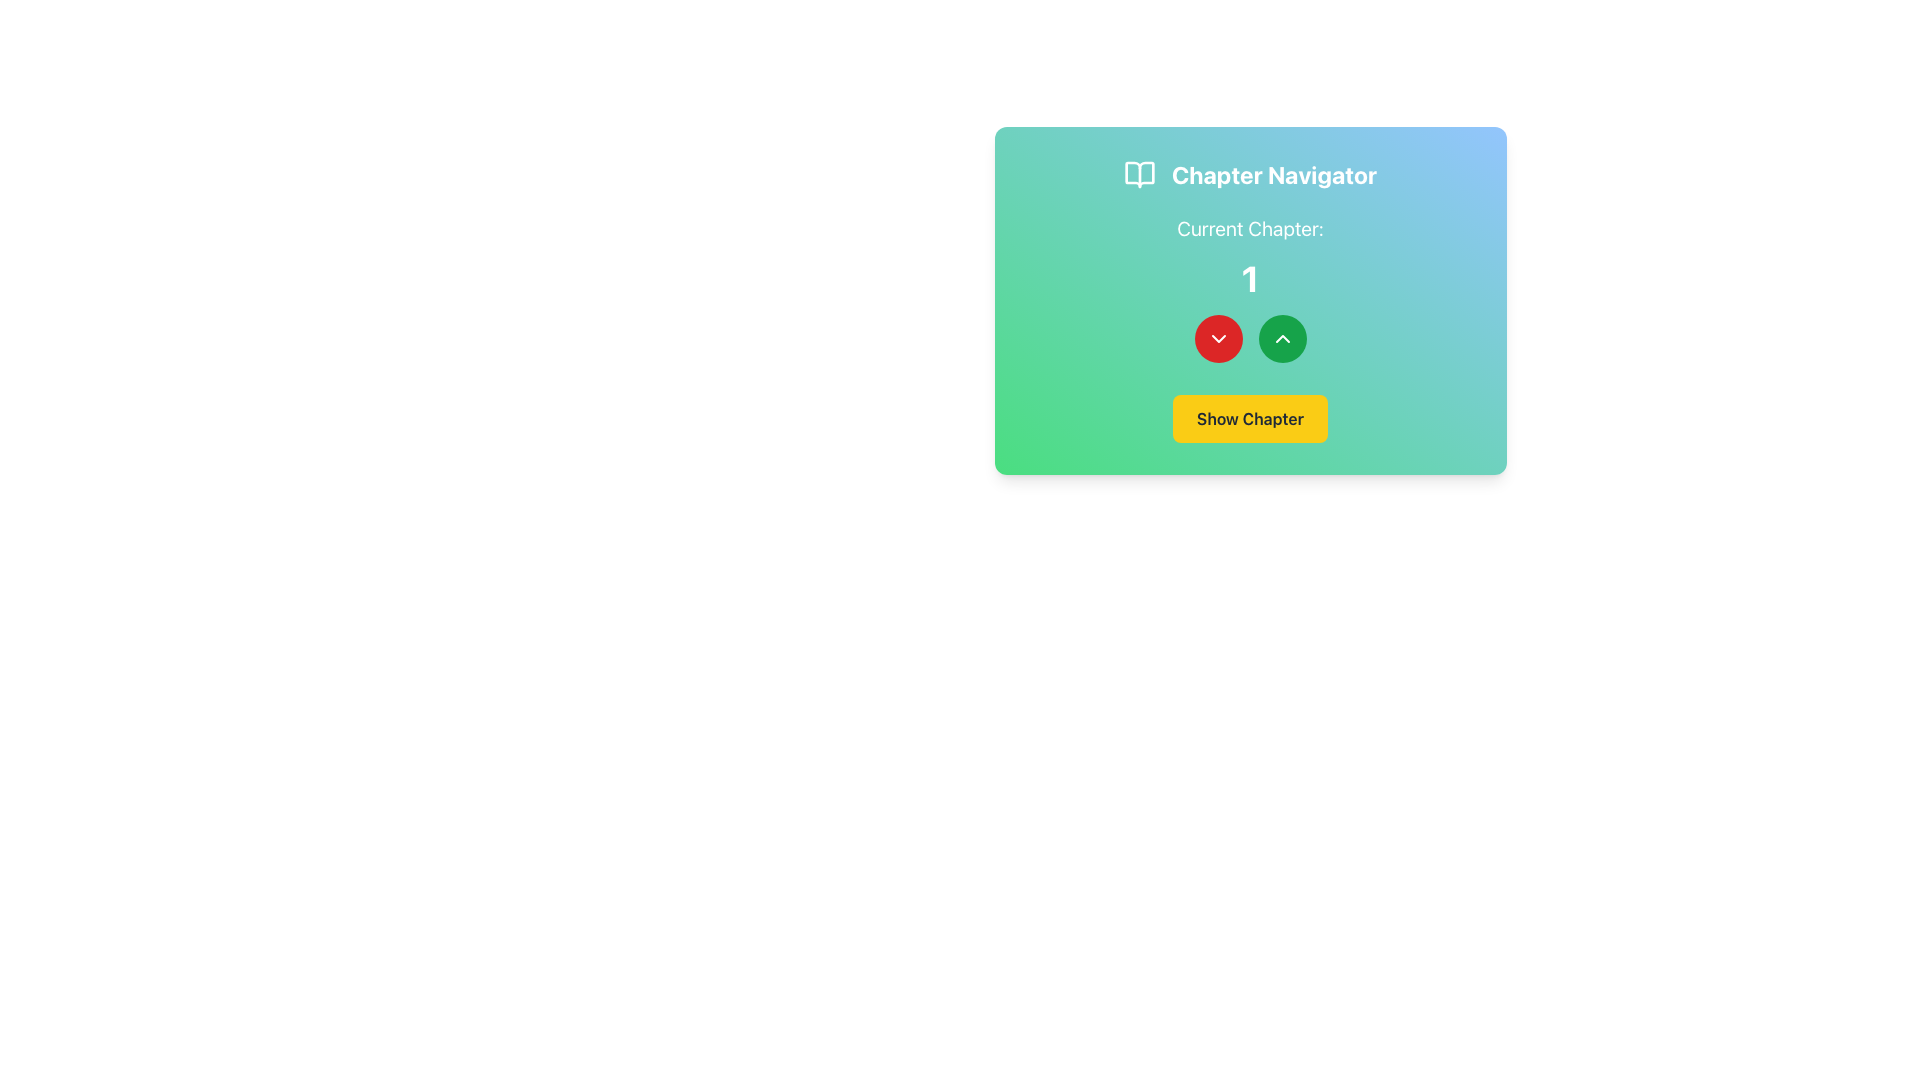 The image size is (1920, 1080). Describe the element at coordinates (1249, 289) in the screenshot. I see `the text display that shows 'Current Chapter:1', which is centrally located below the header 'Chapter Navigator' and above two circular buttons` at that location.